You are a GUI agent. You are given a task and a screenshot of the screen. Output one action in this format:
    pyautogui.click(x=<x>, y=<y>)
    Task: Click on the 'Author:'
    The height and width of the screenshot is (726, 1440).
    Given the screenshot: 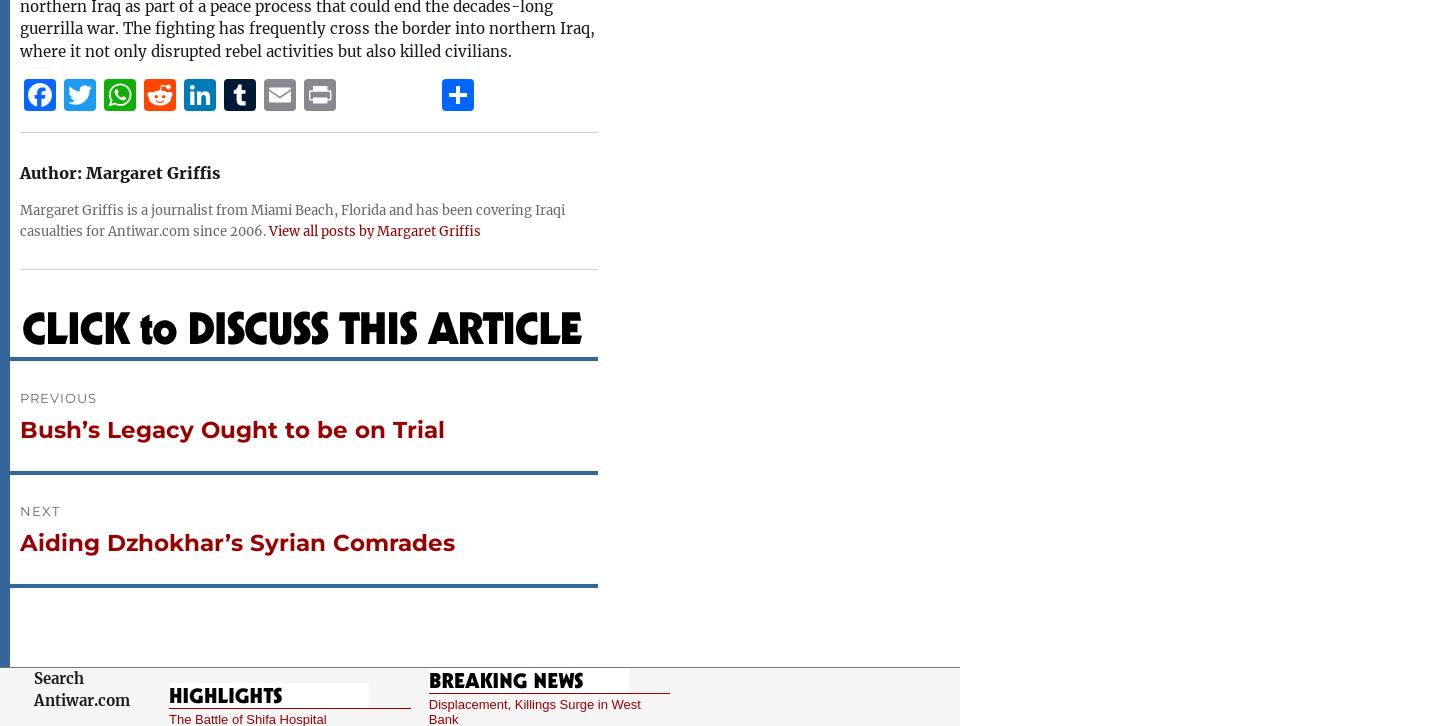 What is the action you would take?
    pyautogui.click(x=49, y=173)
    